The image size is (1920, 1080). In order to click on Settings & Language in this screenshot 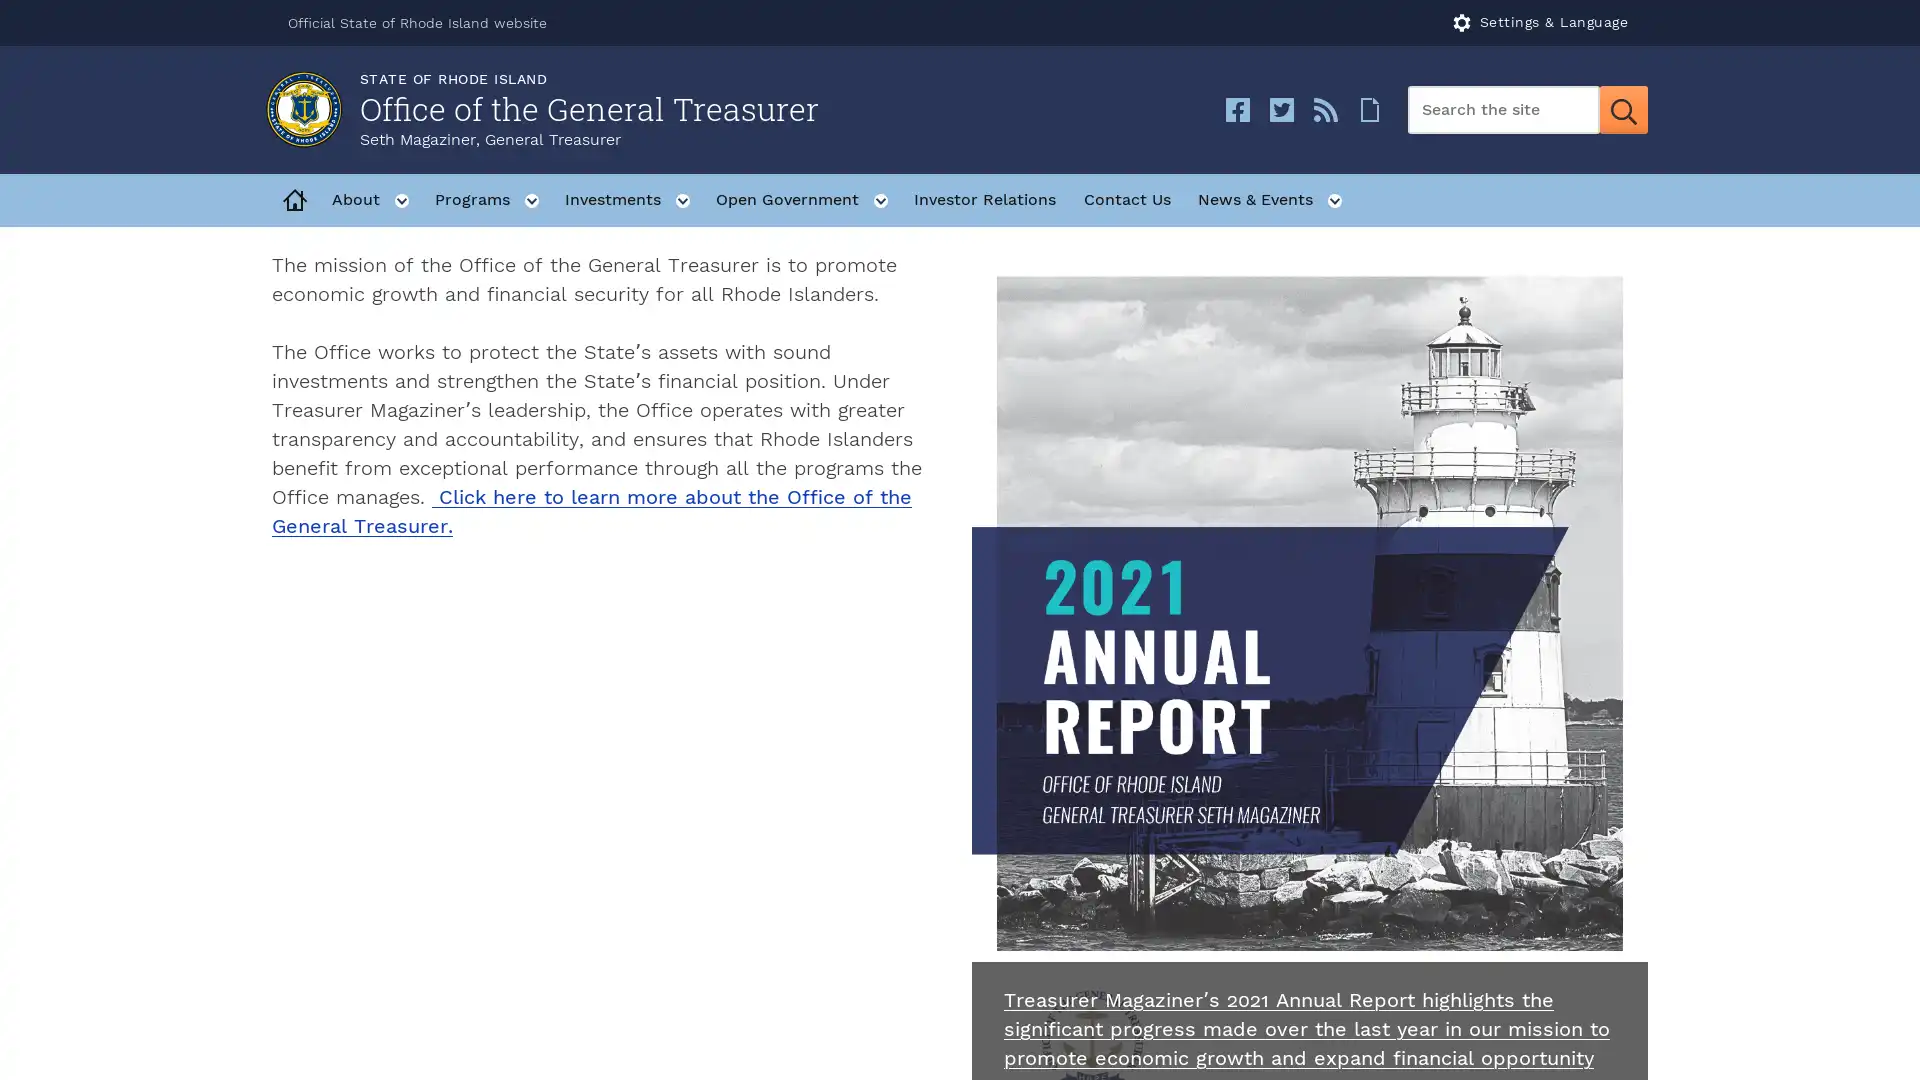, I will do `click(1540, 23)`.